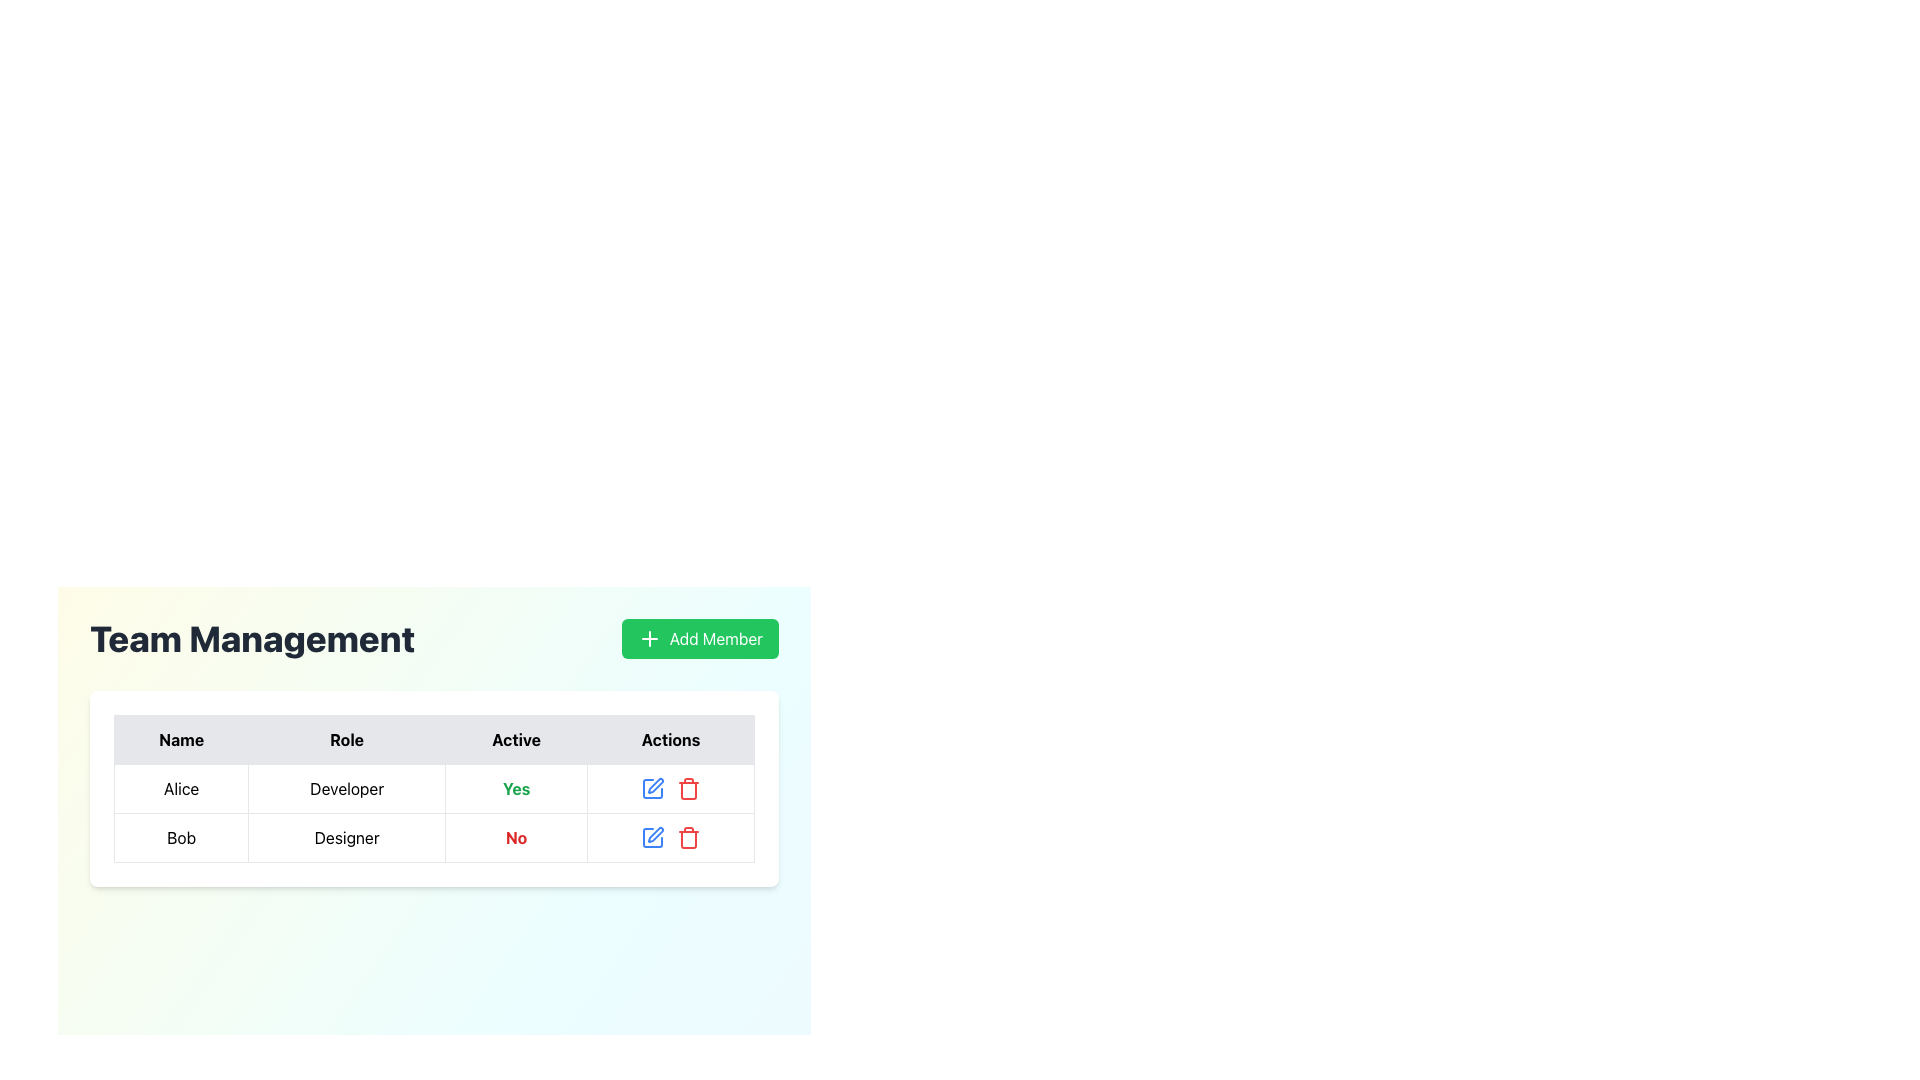  I want to click on the Label displaying 'Alice' in bold black font located in the first row and first column of the 'Team Management' table, so click(181, 788).